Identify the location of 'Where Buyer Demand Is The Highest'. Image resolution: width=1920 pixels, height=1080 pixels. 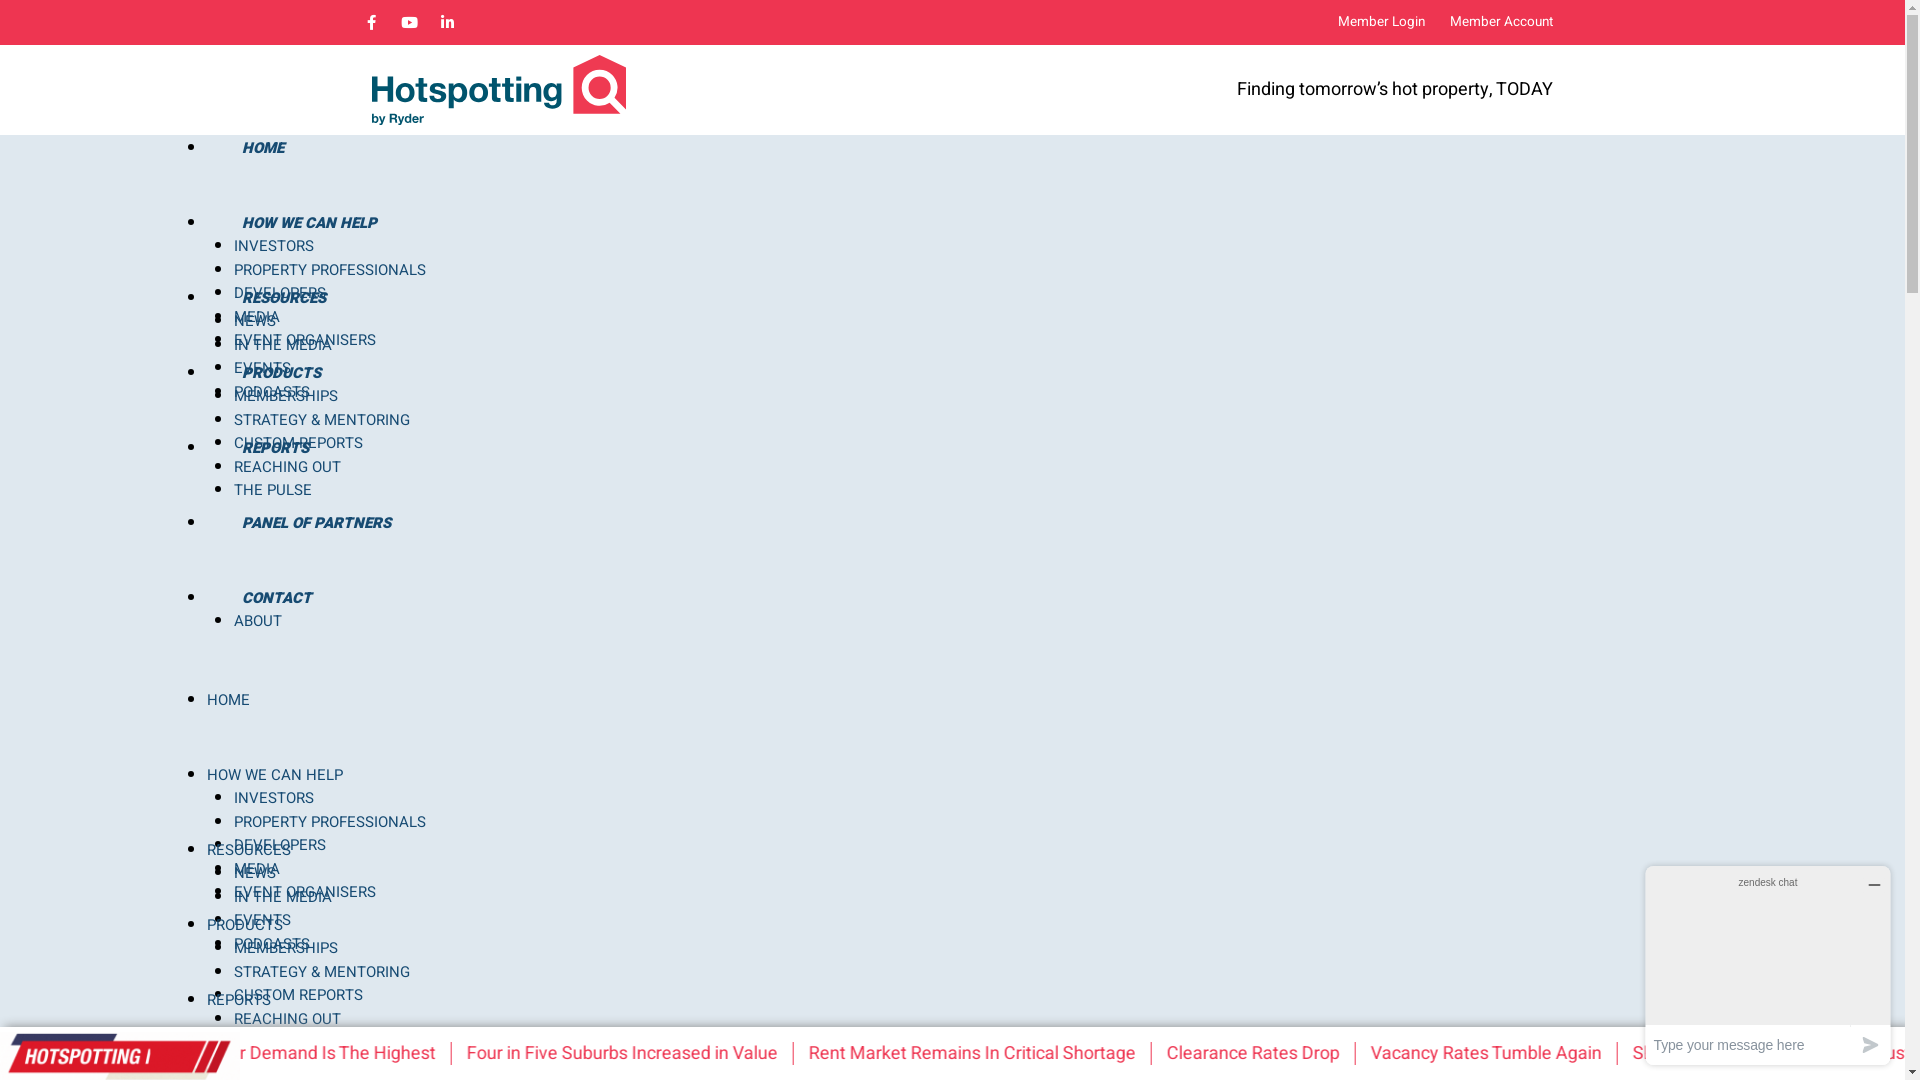
(314, 1052).